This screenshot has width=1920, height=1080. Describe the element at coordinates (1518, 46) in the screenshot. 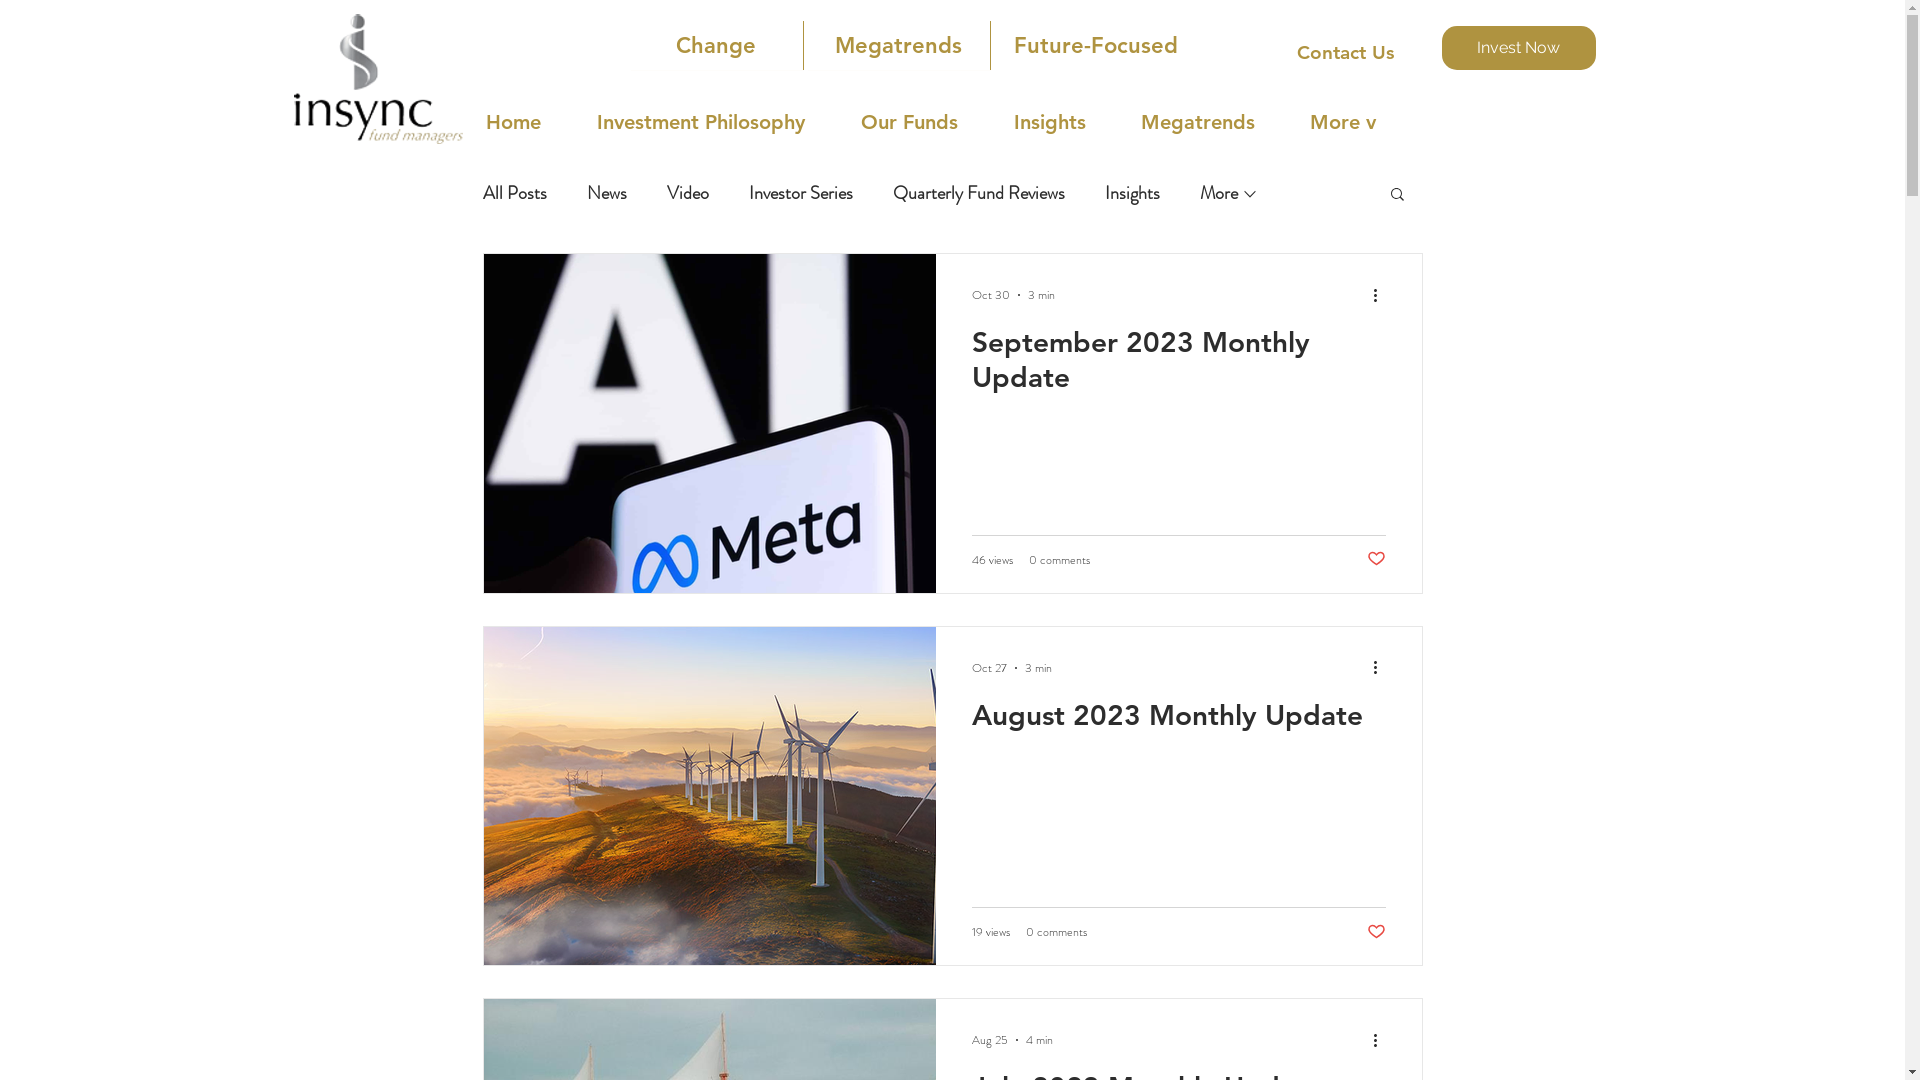

I see `'Invest Now'` at that location.